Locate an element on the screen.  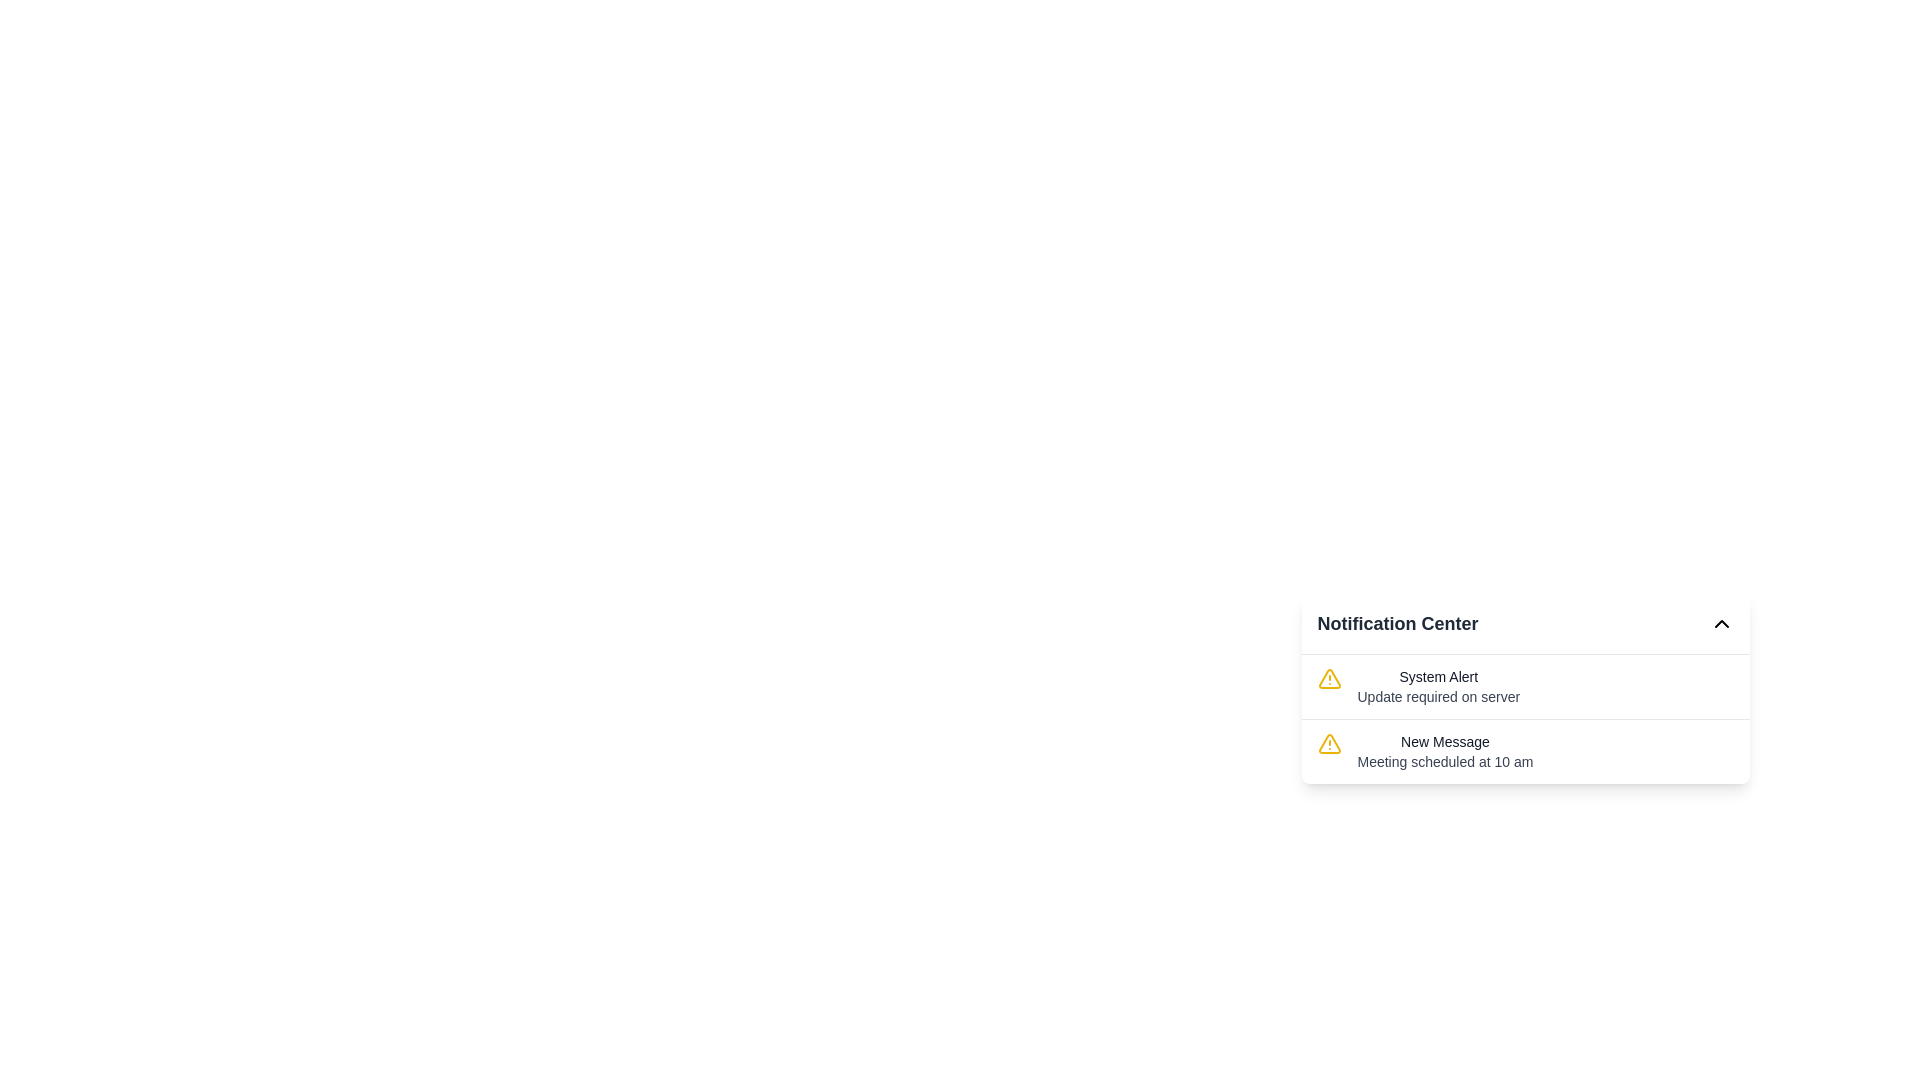
the second notification item in the notification center panel that displays information about the scheduled meeting is located at coordinates (1445, 752).